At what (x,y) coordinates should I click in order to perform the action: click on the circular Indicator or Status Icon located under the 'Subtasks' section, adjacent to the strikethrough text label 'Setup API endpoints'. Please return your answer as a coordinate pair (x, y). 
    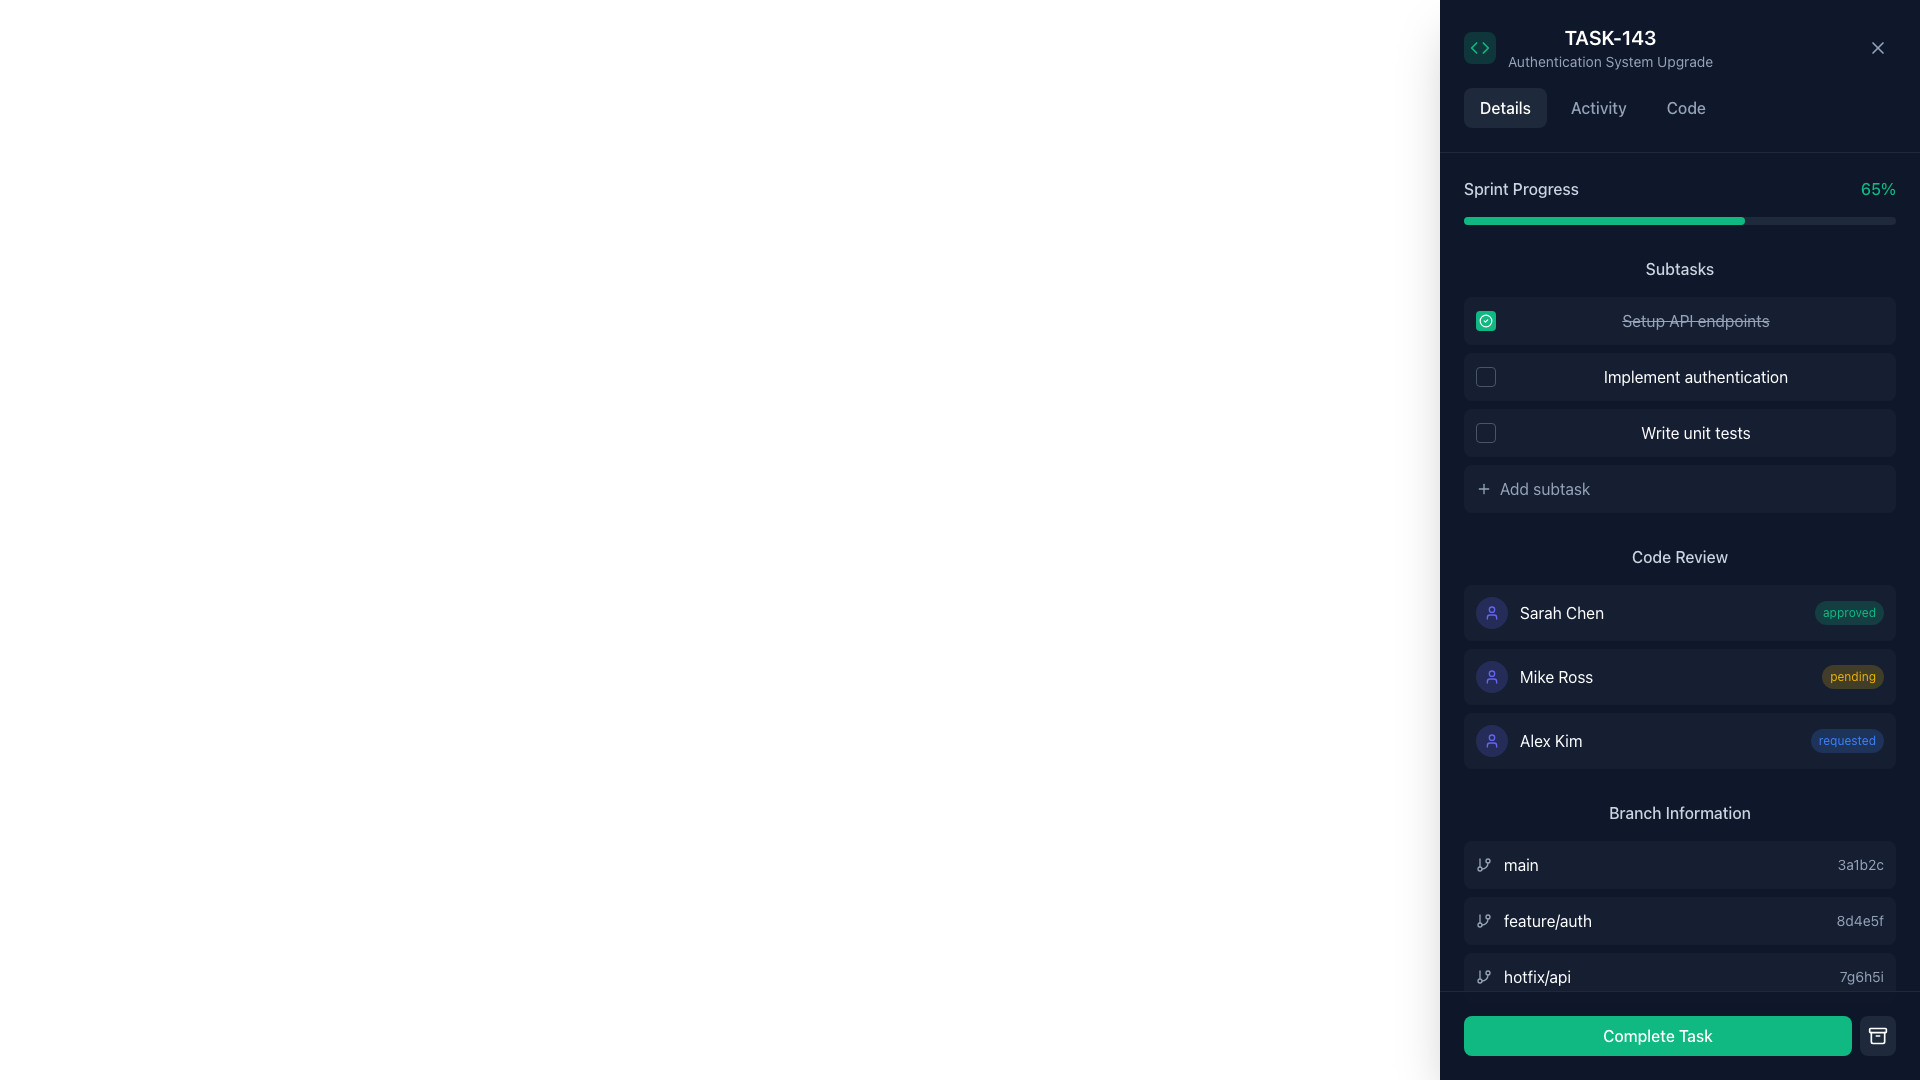
    Looking at the image, I should click on (1486, 319).